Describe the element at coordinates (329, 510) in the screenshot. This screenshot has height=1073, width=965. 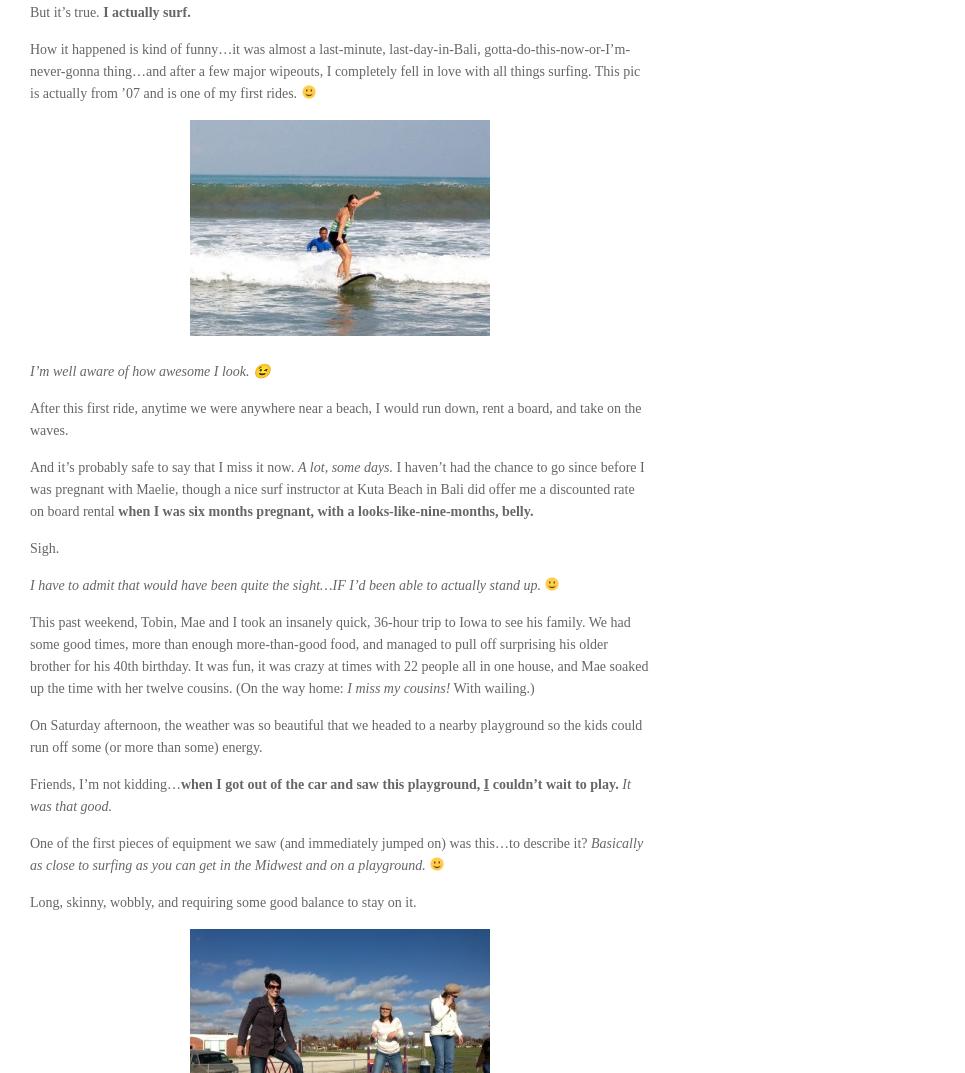
I see `'hen I was six months pregnant, with a looks-like-nine-months, belly.'` at that location.